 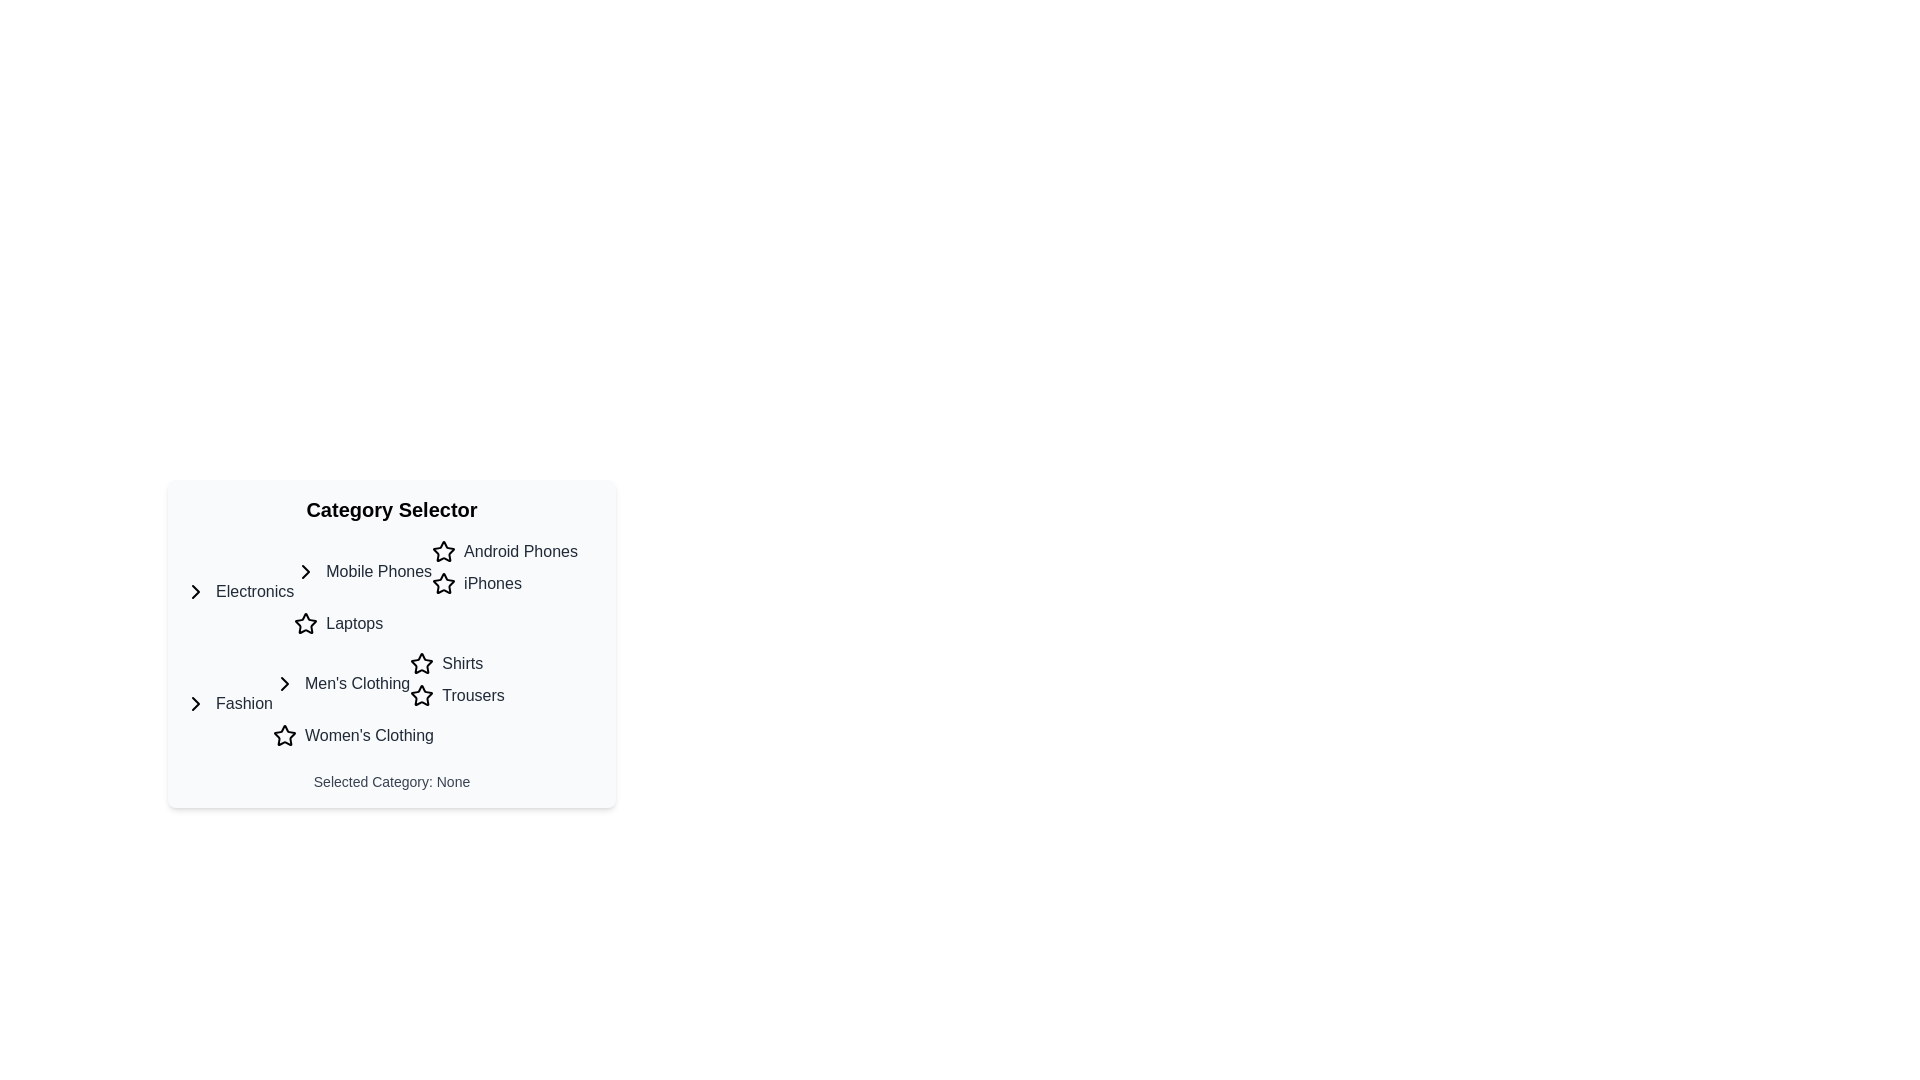 What do you see at coordinates (504, 583) in the screenshot?
I see `the clickable list item labeled 'iPhones' with a star-shaped icon, located in the 'Mobile Phones' category under 'Android Phones'` at bounding box center [504, 583].